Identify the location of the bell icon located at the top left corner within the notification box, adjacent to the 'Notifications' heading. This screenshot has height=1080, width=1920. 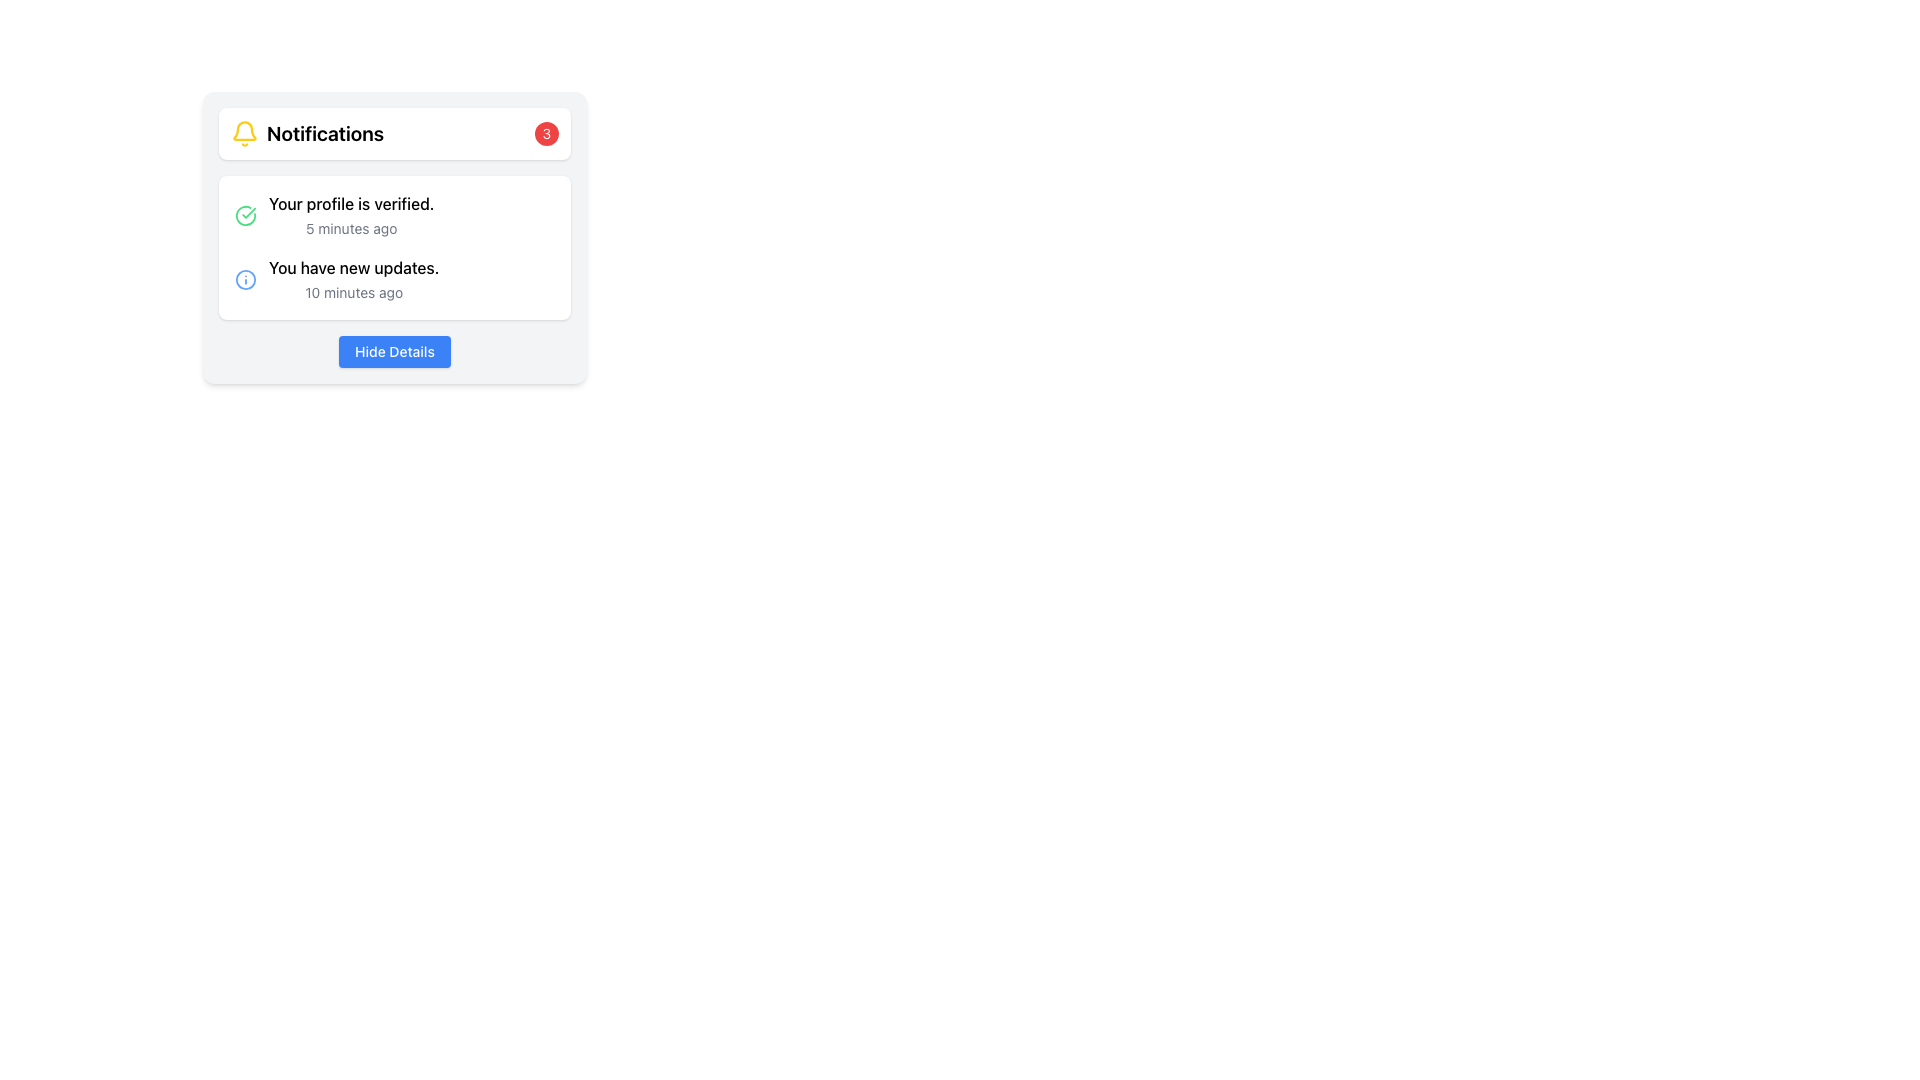
(243, 131).